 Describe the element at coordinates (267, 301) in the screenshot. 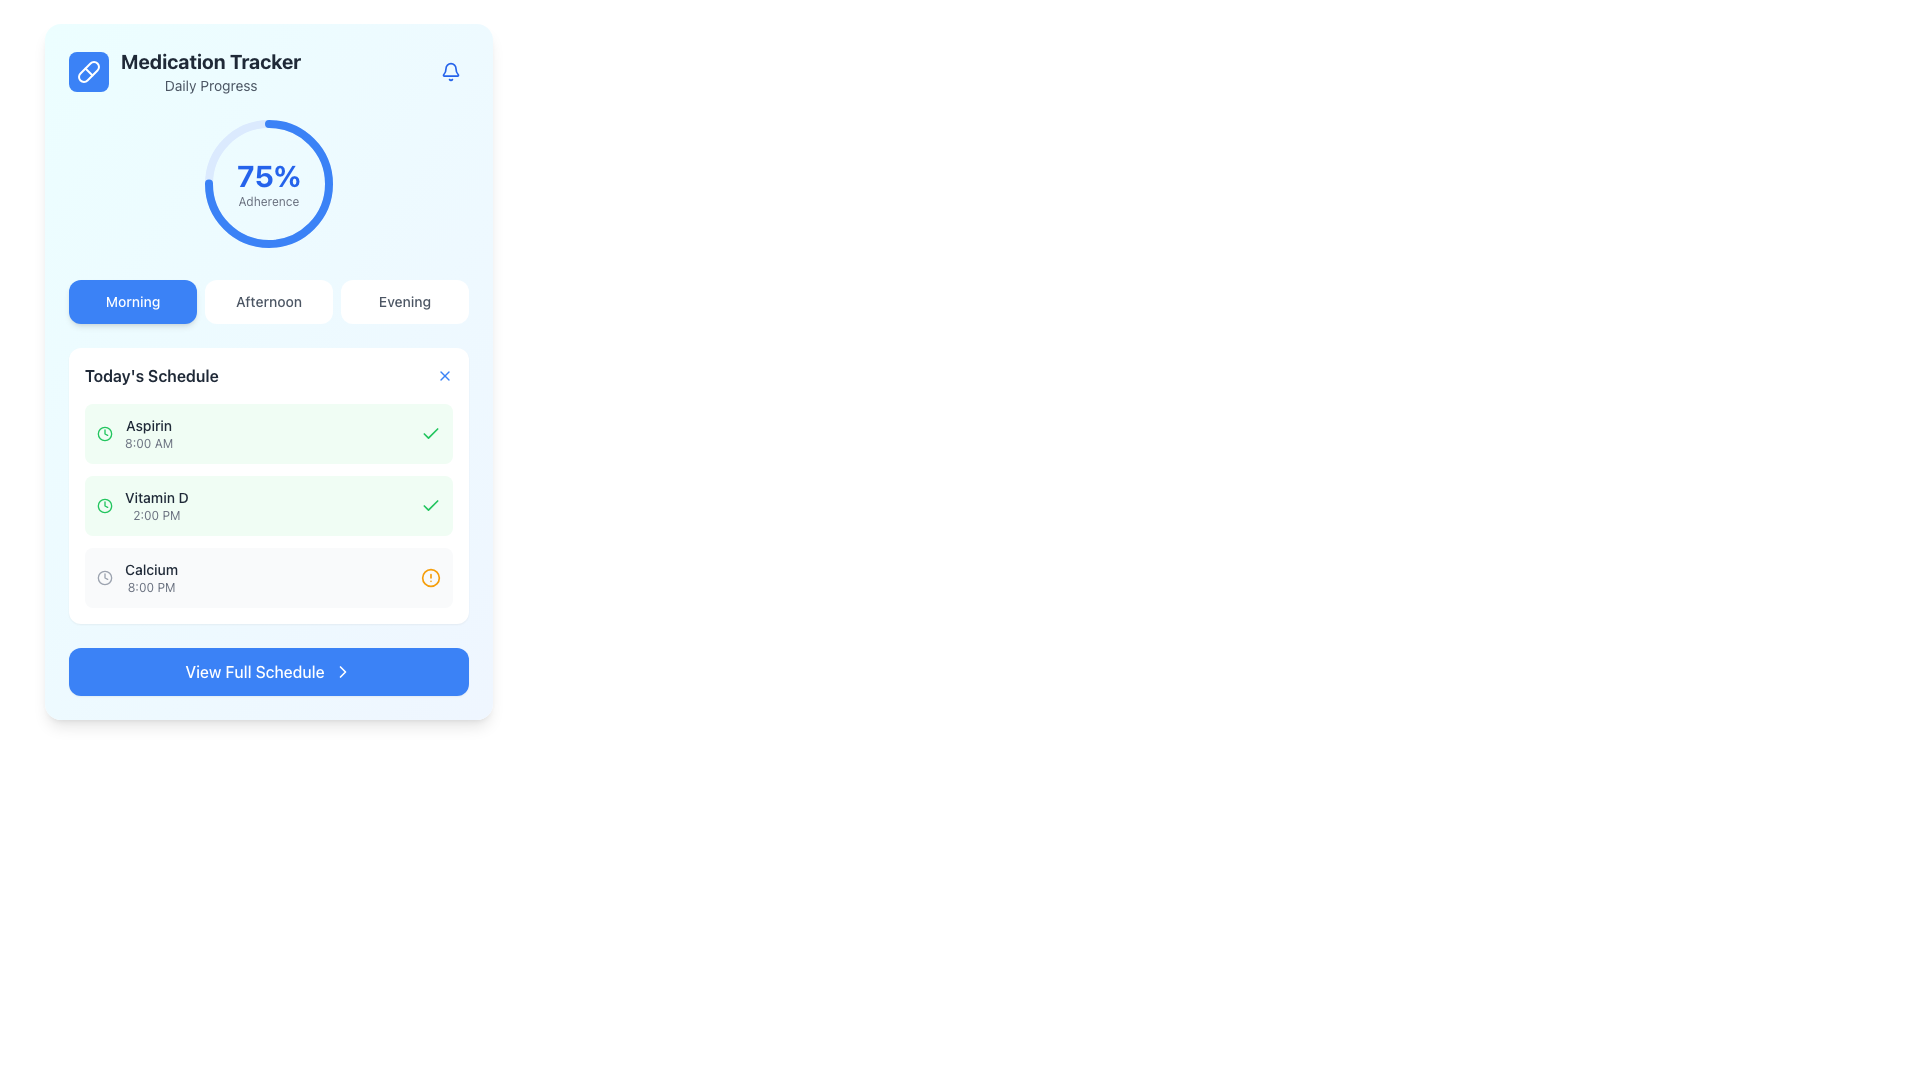

I see `the button group containing 'Morning', 'Afternoon', and 'Evening' labels` at that location.